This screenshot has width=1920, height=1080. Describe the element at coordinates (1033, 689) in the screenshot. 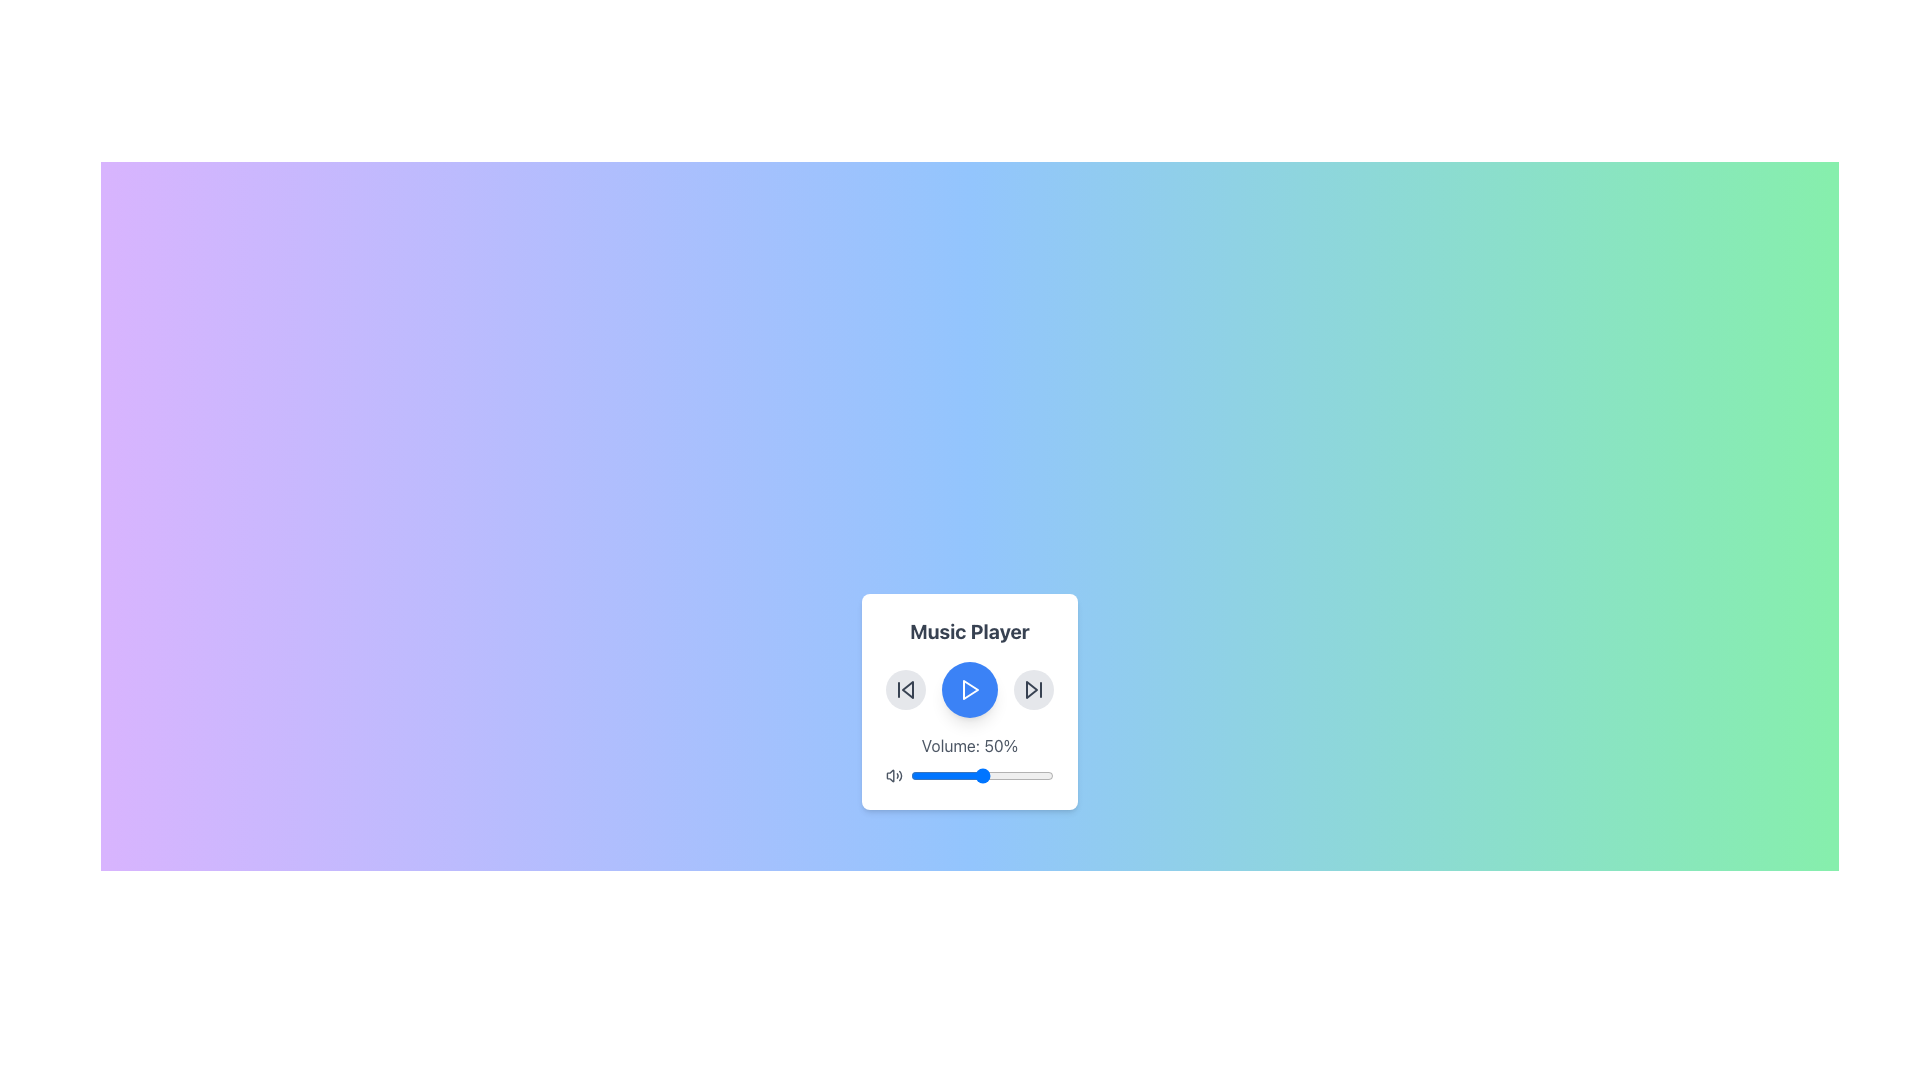

I see `the skip-forward button, which is a gray triangle icon followed by a vertical line, located to the right of the blue play button in the music player interface` at that location.